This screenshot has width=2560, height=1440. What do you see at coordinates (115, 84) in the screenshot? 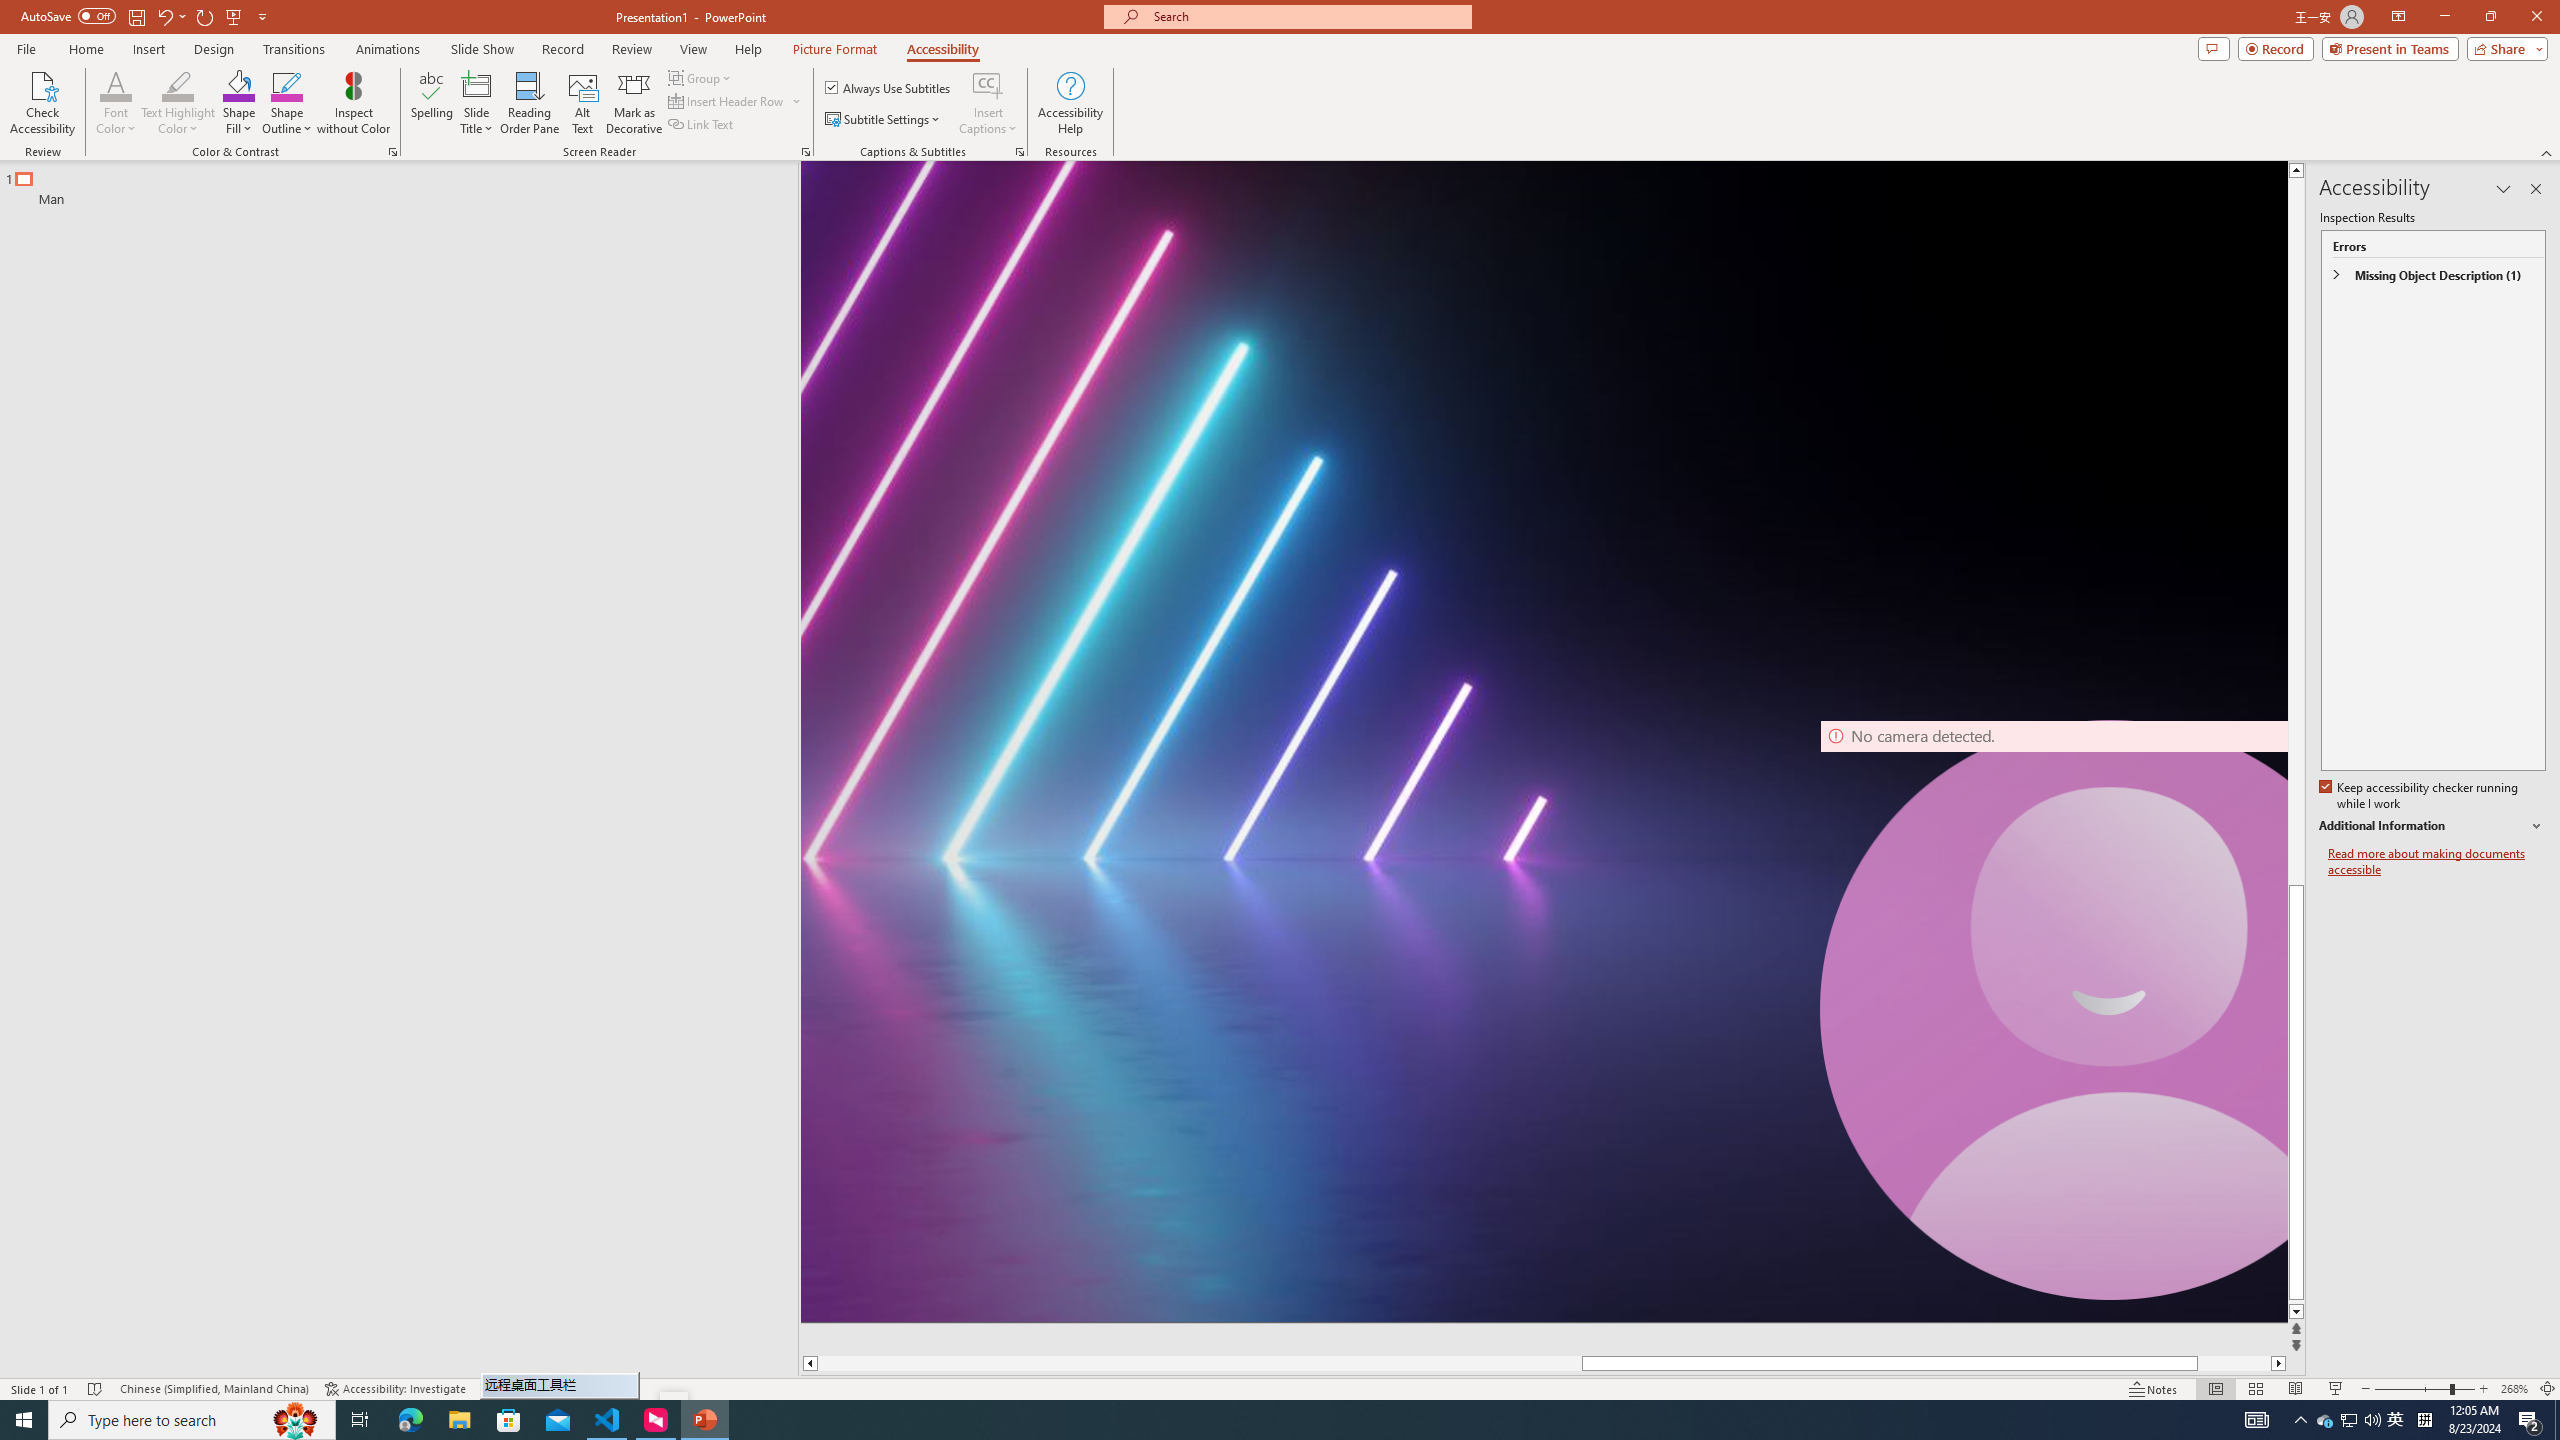
I see `'Font Color'` at bounding box center [115, 84].